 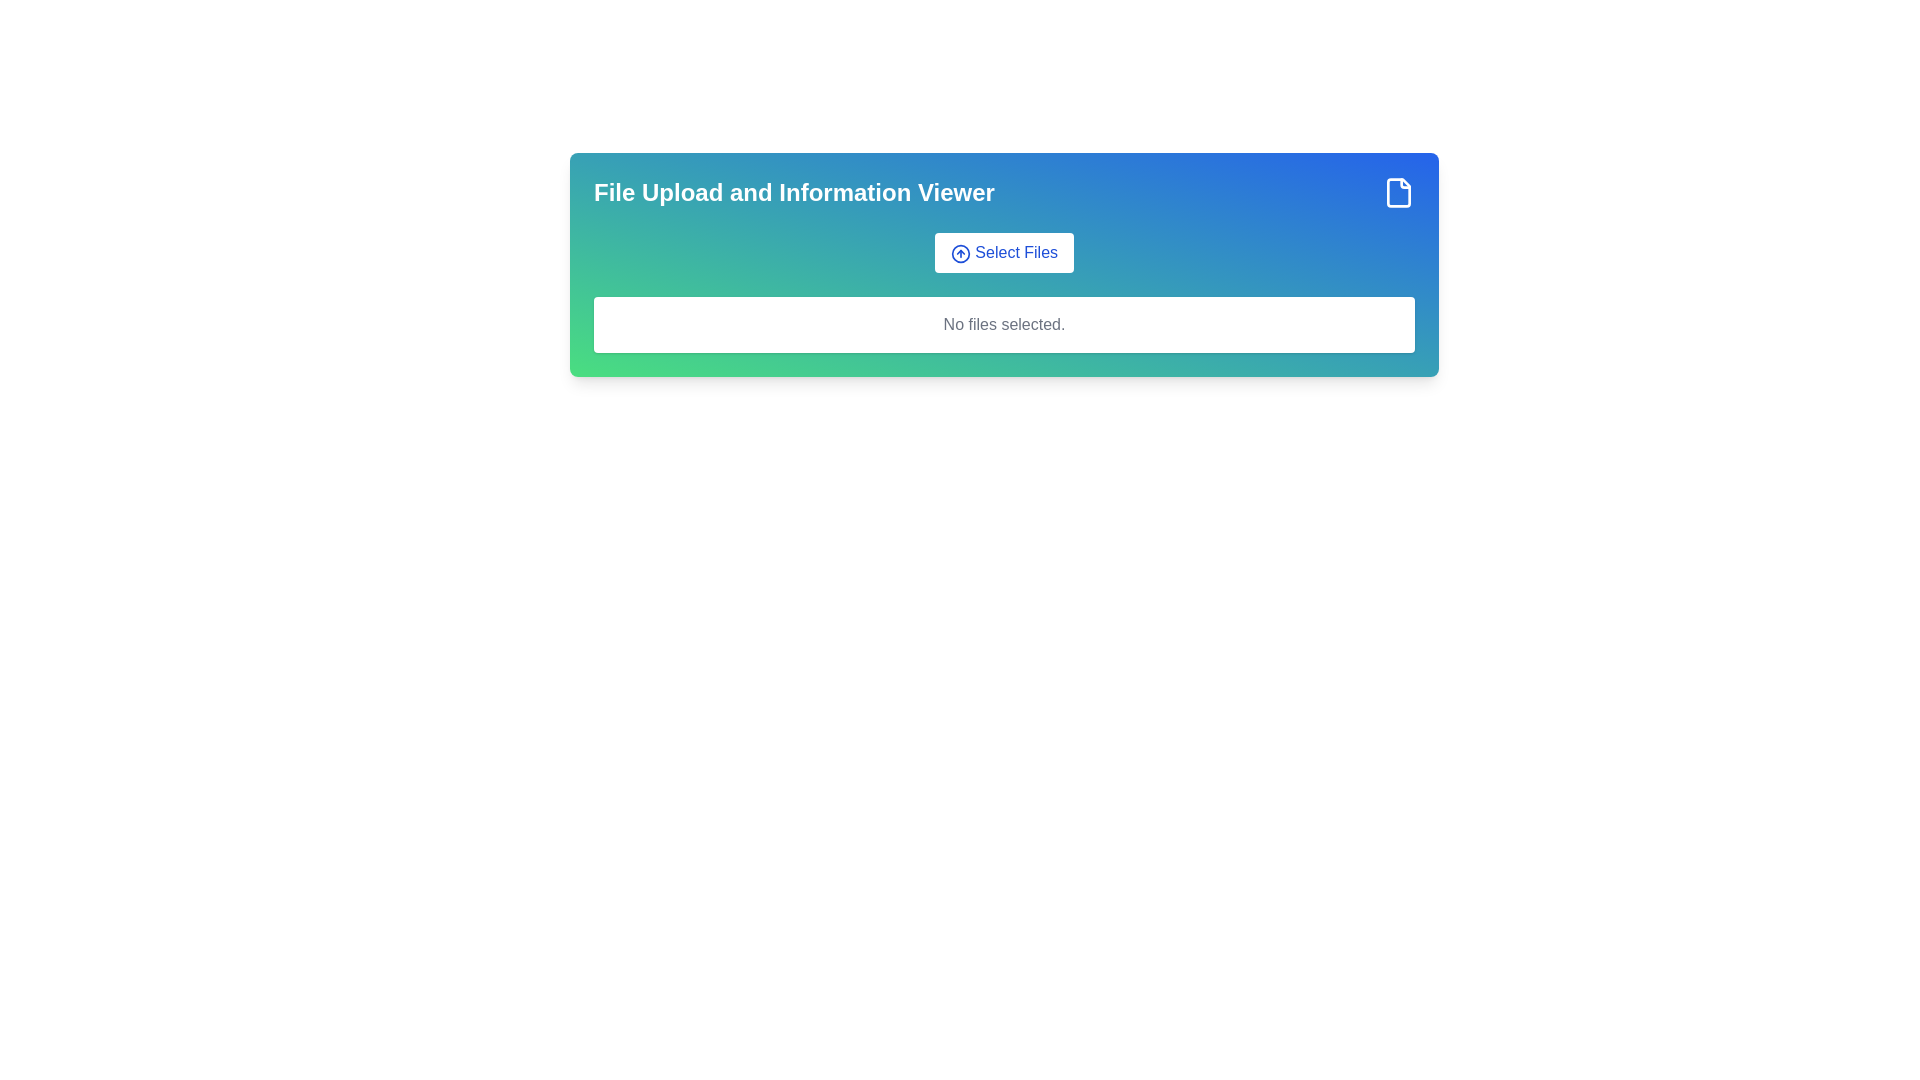 I want to click on the file-related icon located at the far right of the header bar labeled 'File Upload and Information Viewer' to invoke its related action, so click(x=1397, y=192).